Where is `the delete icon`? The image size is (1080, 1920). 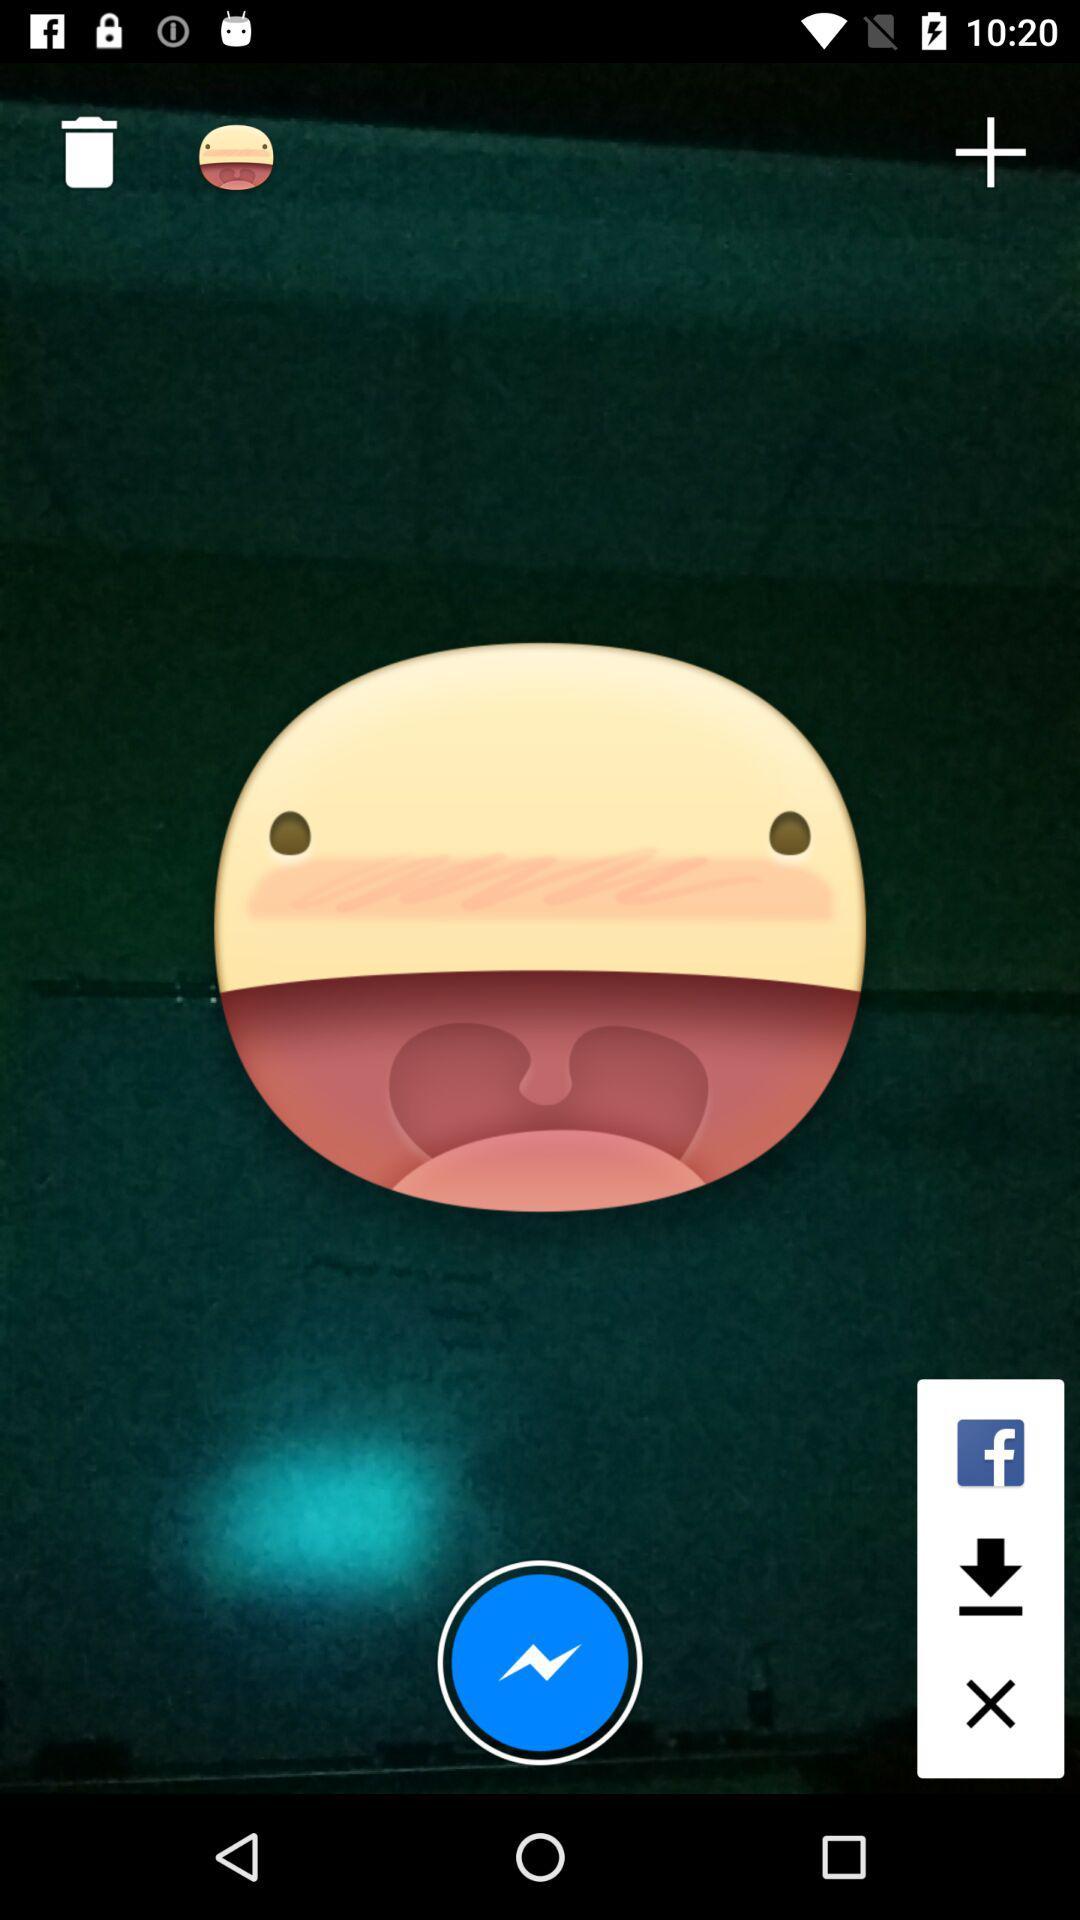 the delete icon is located at coordinates (80, 143).